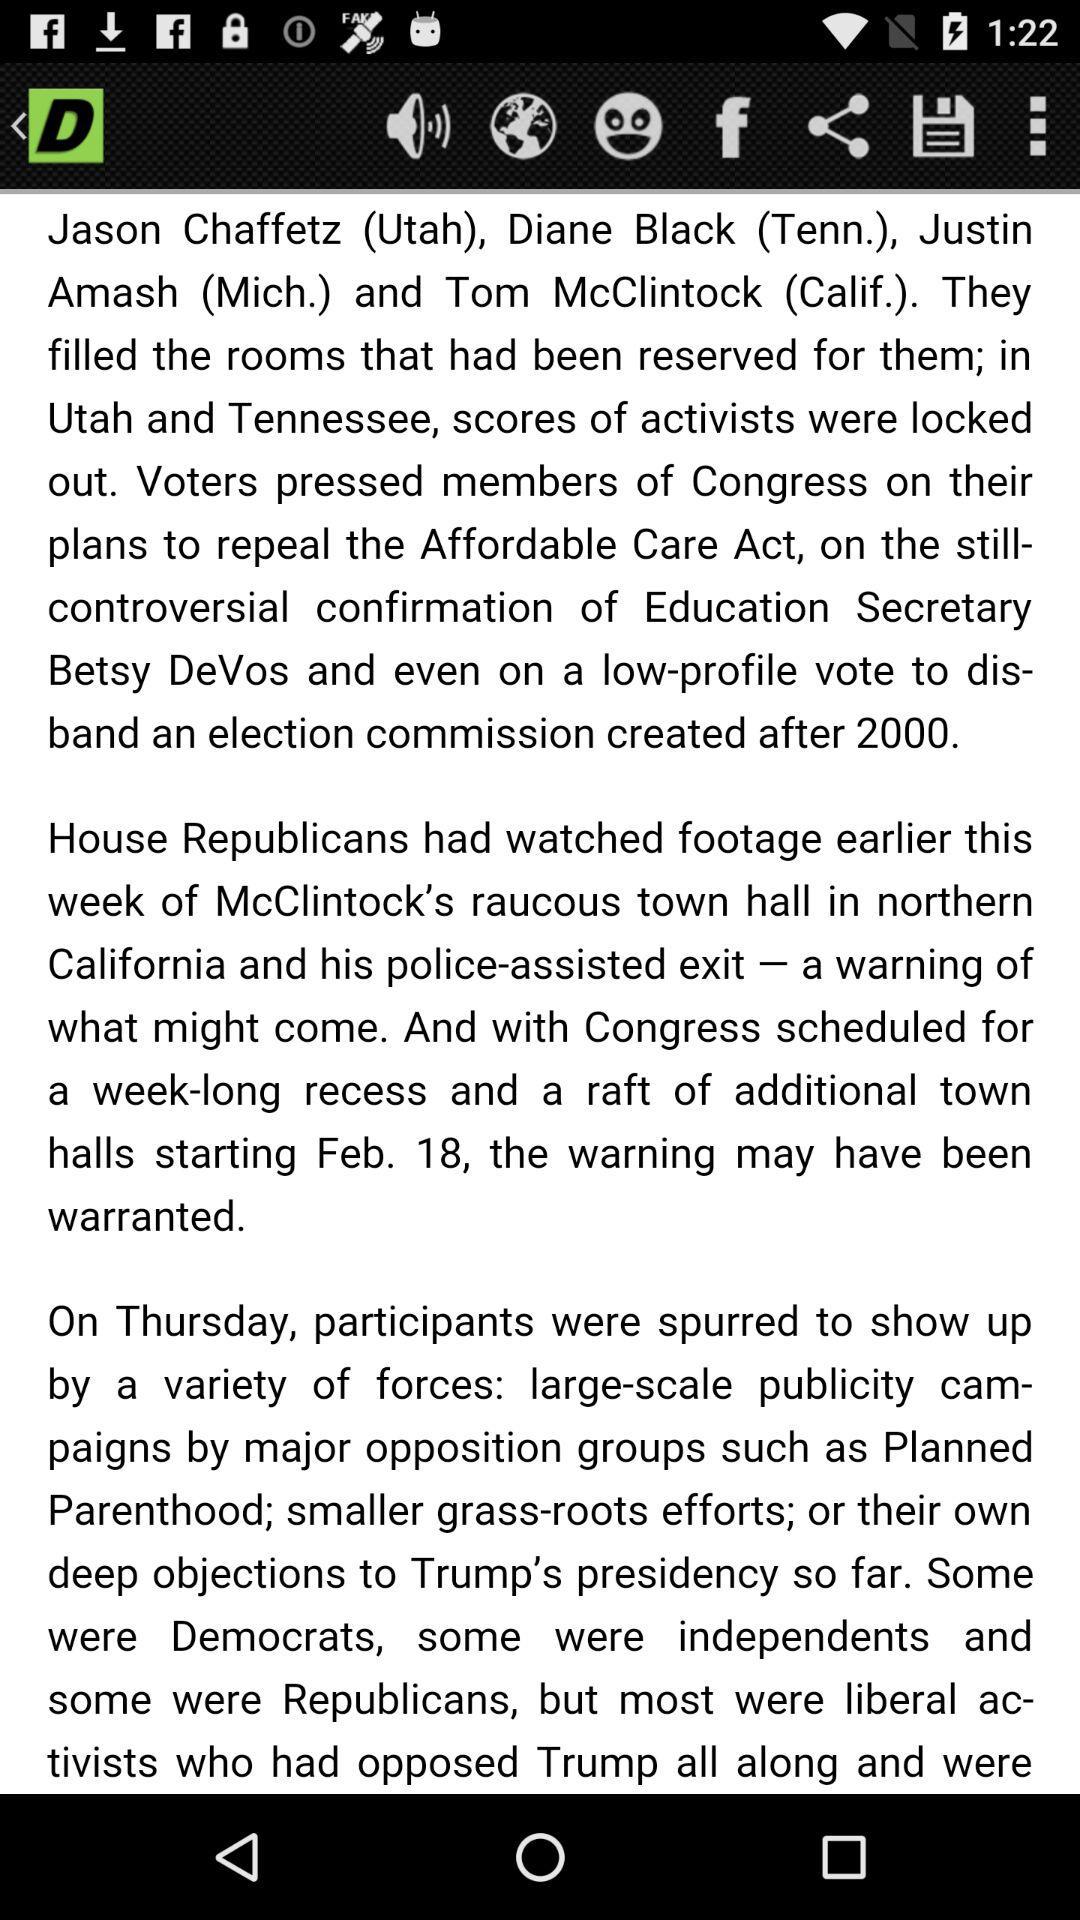  Describe the element at coordinates (417, 124) in the screenshot. I see `mute or unmute sound` at that location.